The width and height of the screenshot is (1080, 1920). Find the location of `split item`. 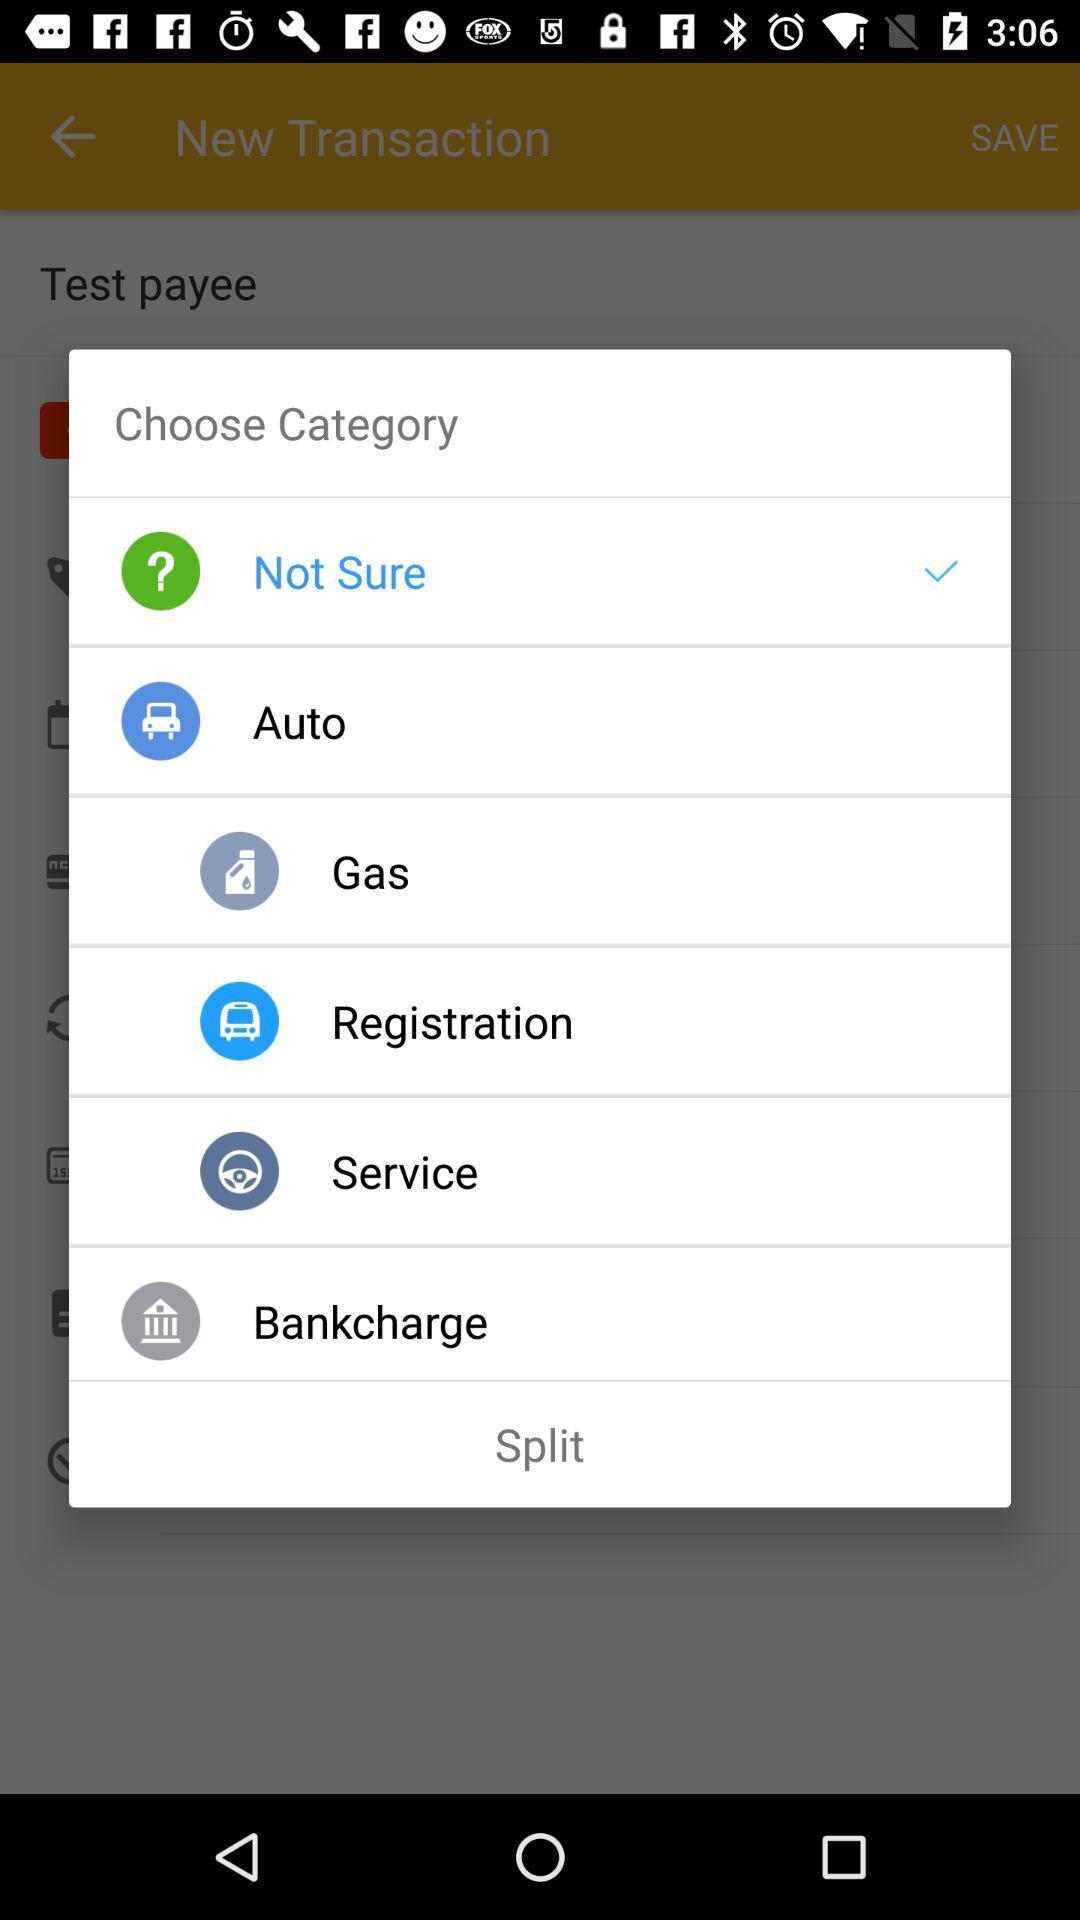

split item is located at coordinates (540, 1444).